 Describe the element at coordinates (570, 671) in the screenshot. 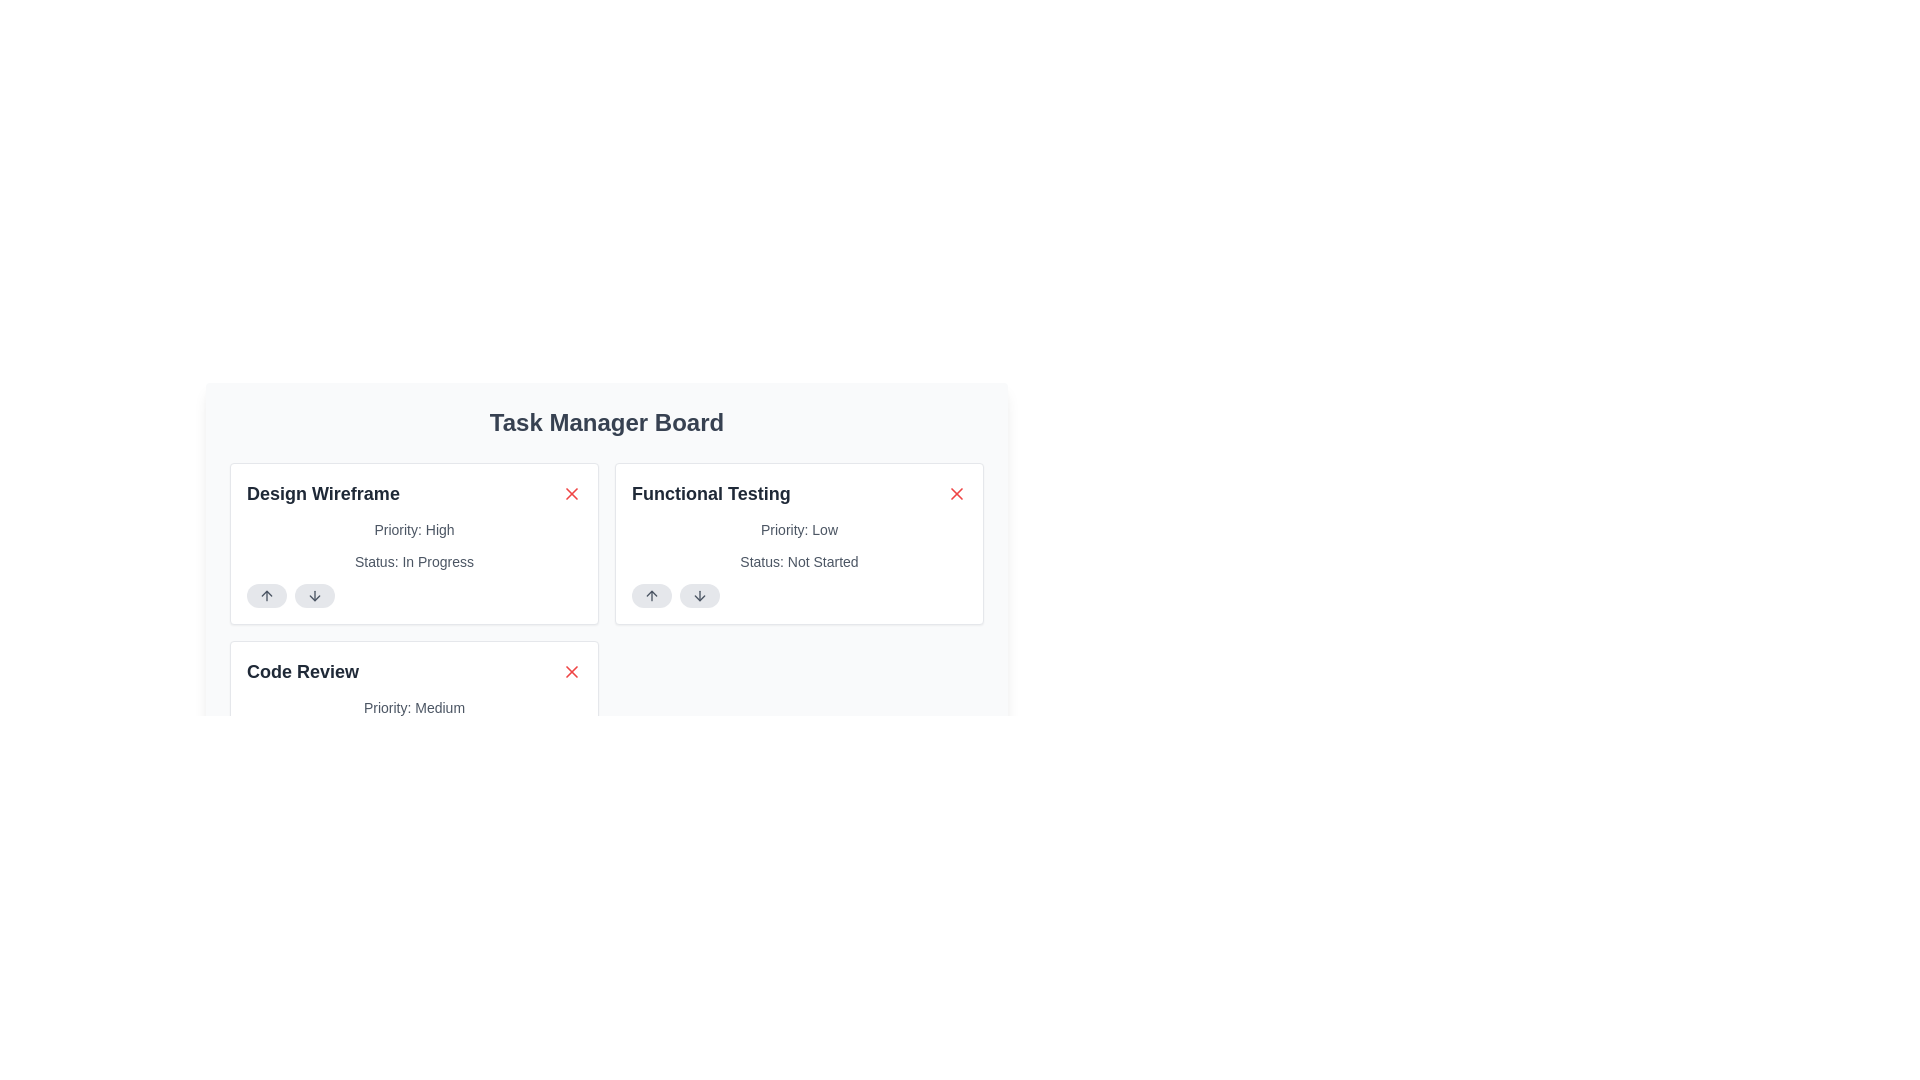

I see `the red 'X' icon in the top-right corner of the 'Code Review' section` at that location.